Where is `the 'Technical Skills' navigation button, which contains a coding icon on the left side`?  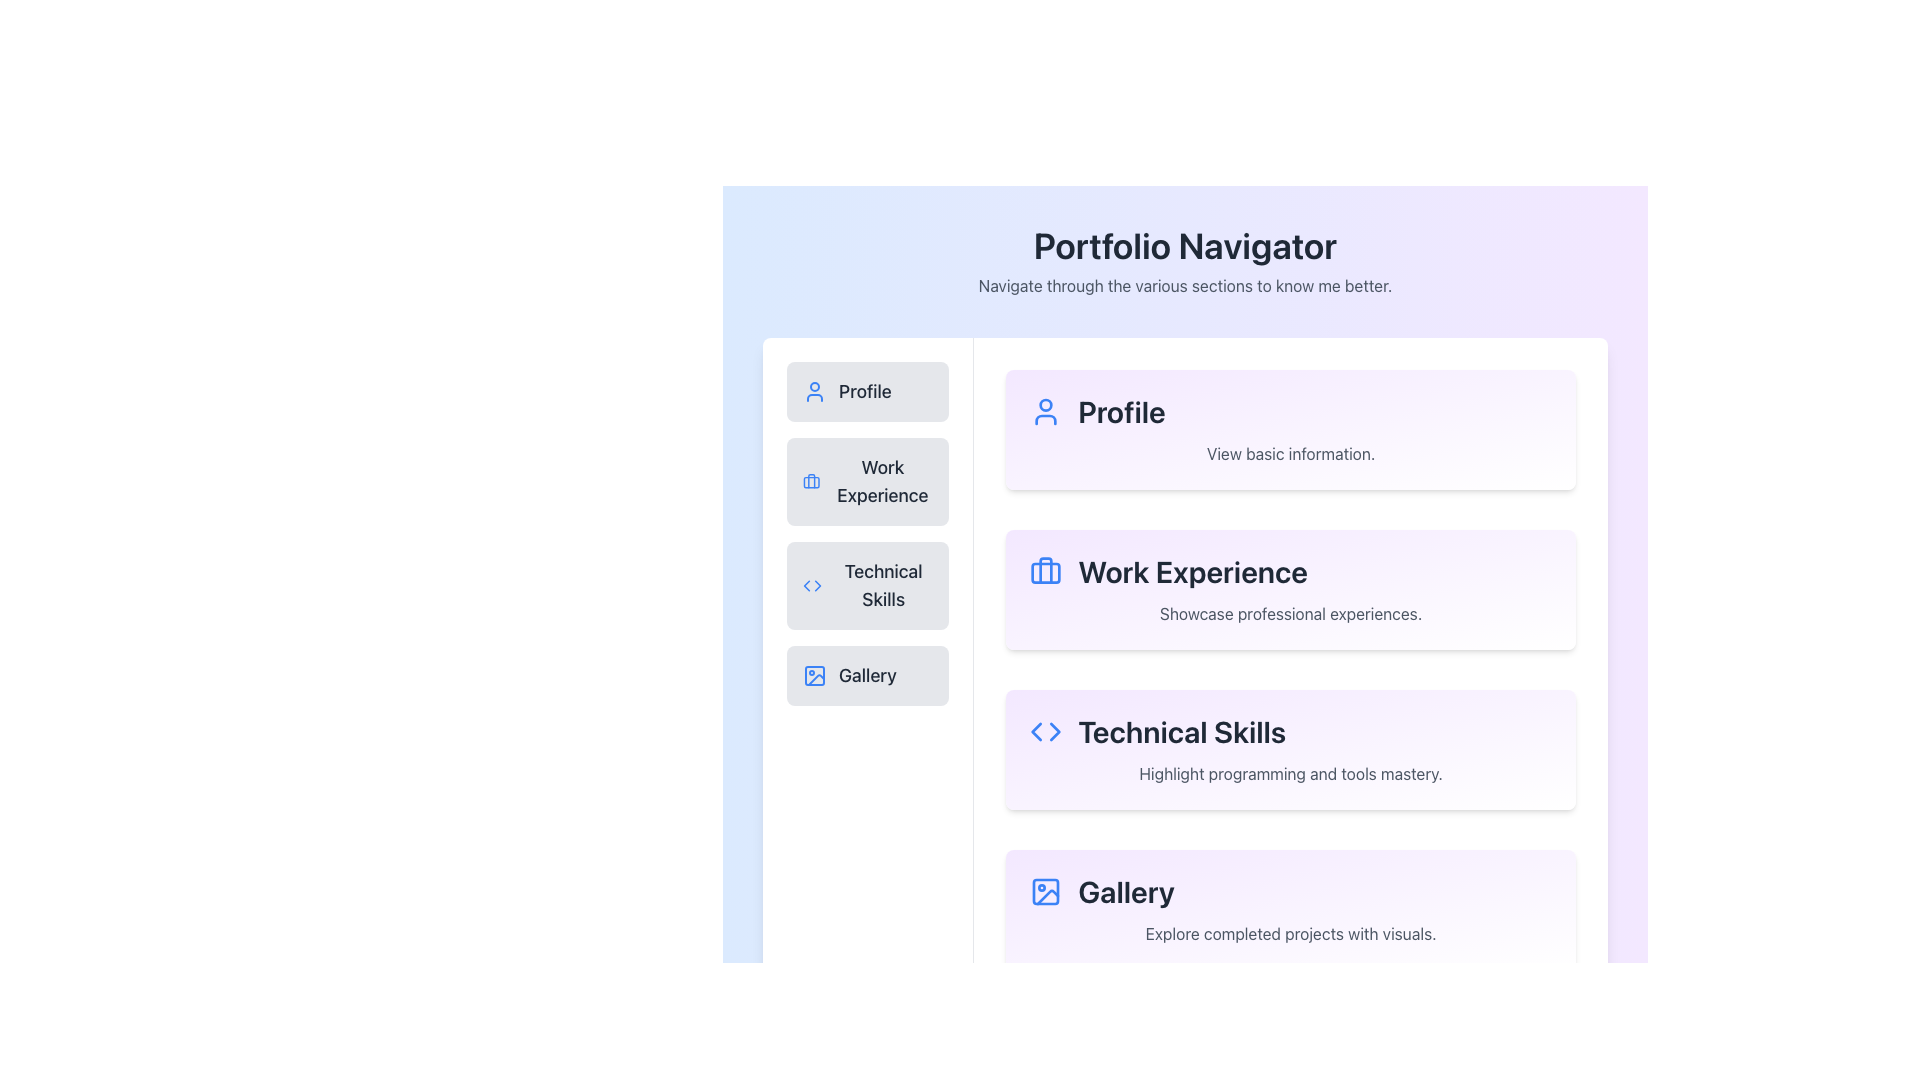
the 'Technical Skills' navigation button, which contains a coding icon on the left side is located at coordinates (812, 585).